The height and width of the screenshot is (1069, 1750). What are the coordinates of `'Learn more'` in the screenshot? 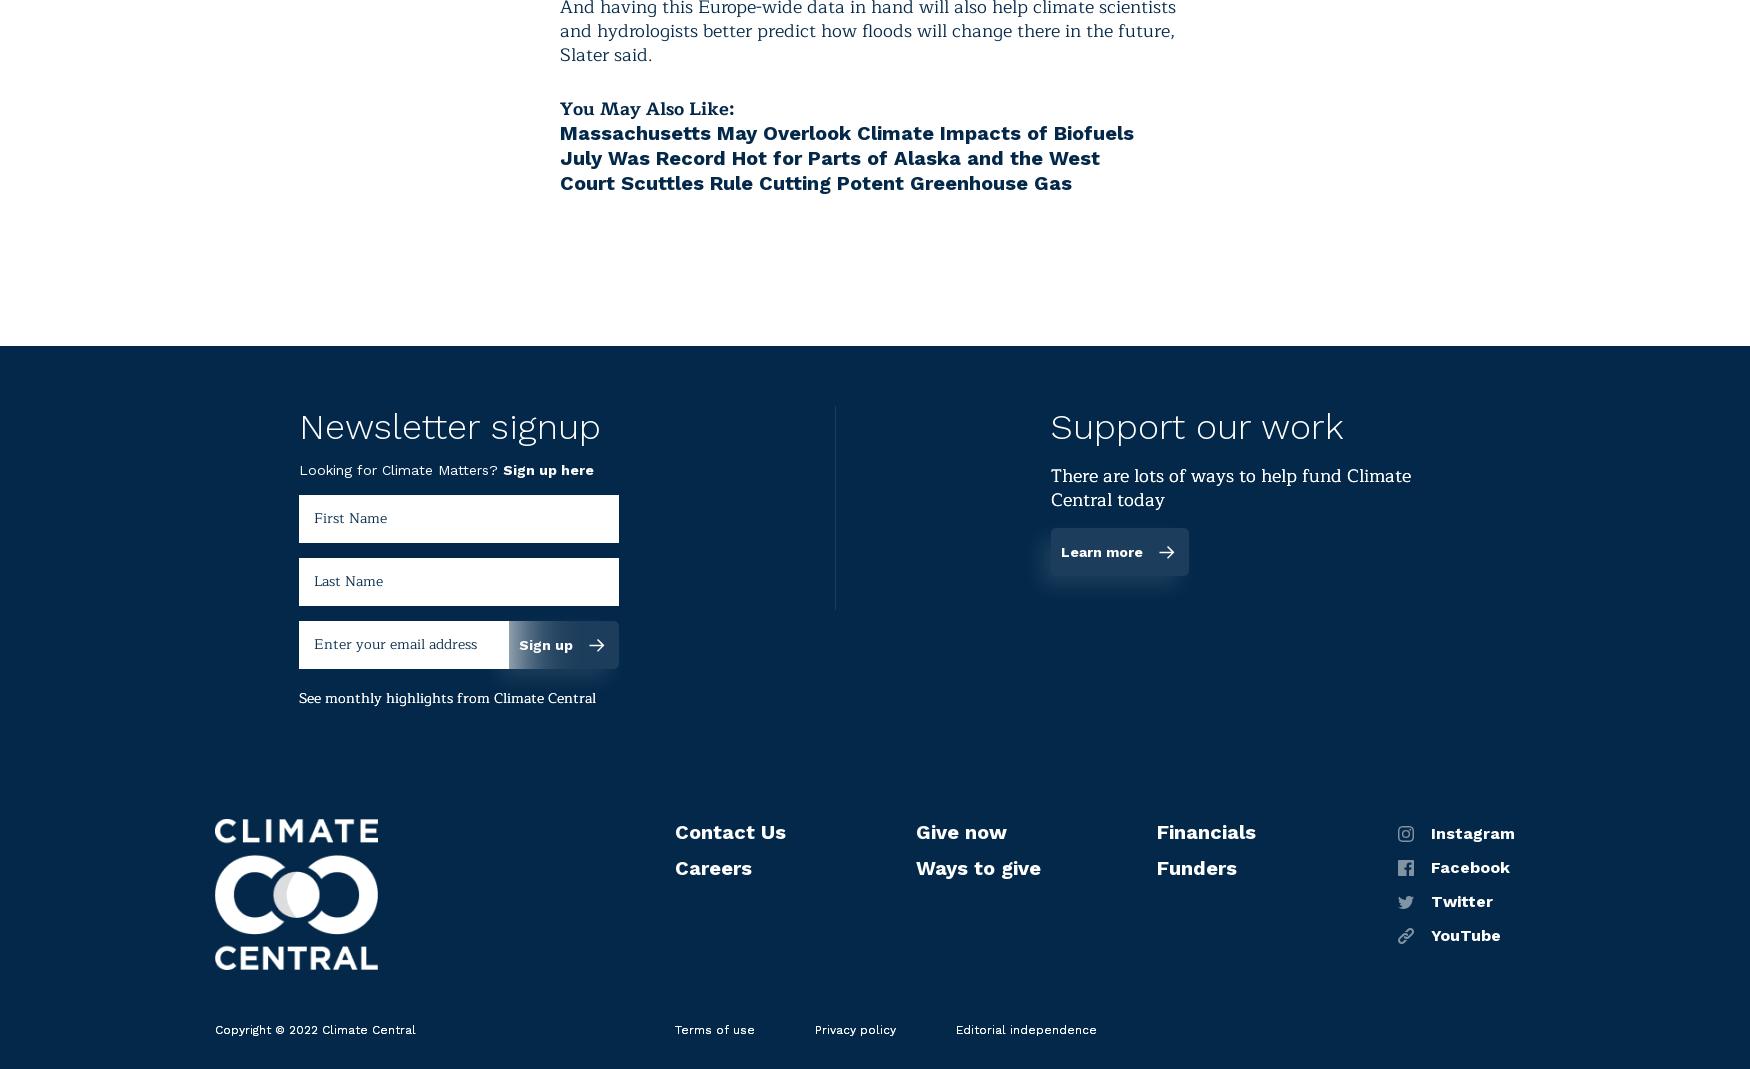 It's located at (1101, 550).